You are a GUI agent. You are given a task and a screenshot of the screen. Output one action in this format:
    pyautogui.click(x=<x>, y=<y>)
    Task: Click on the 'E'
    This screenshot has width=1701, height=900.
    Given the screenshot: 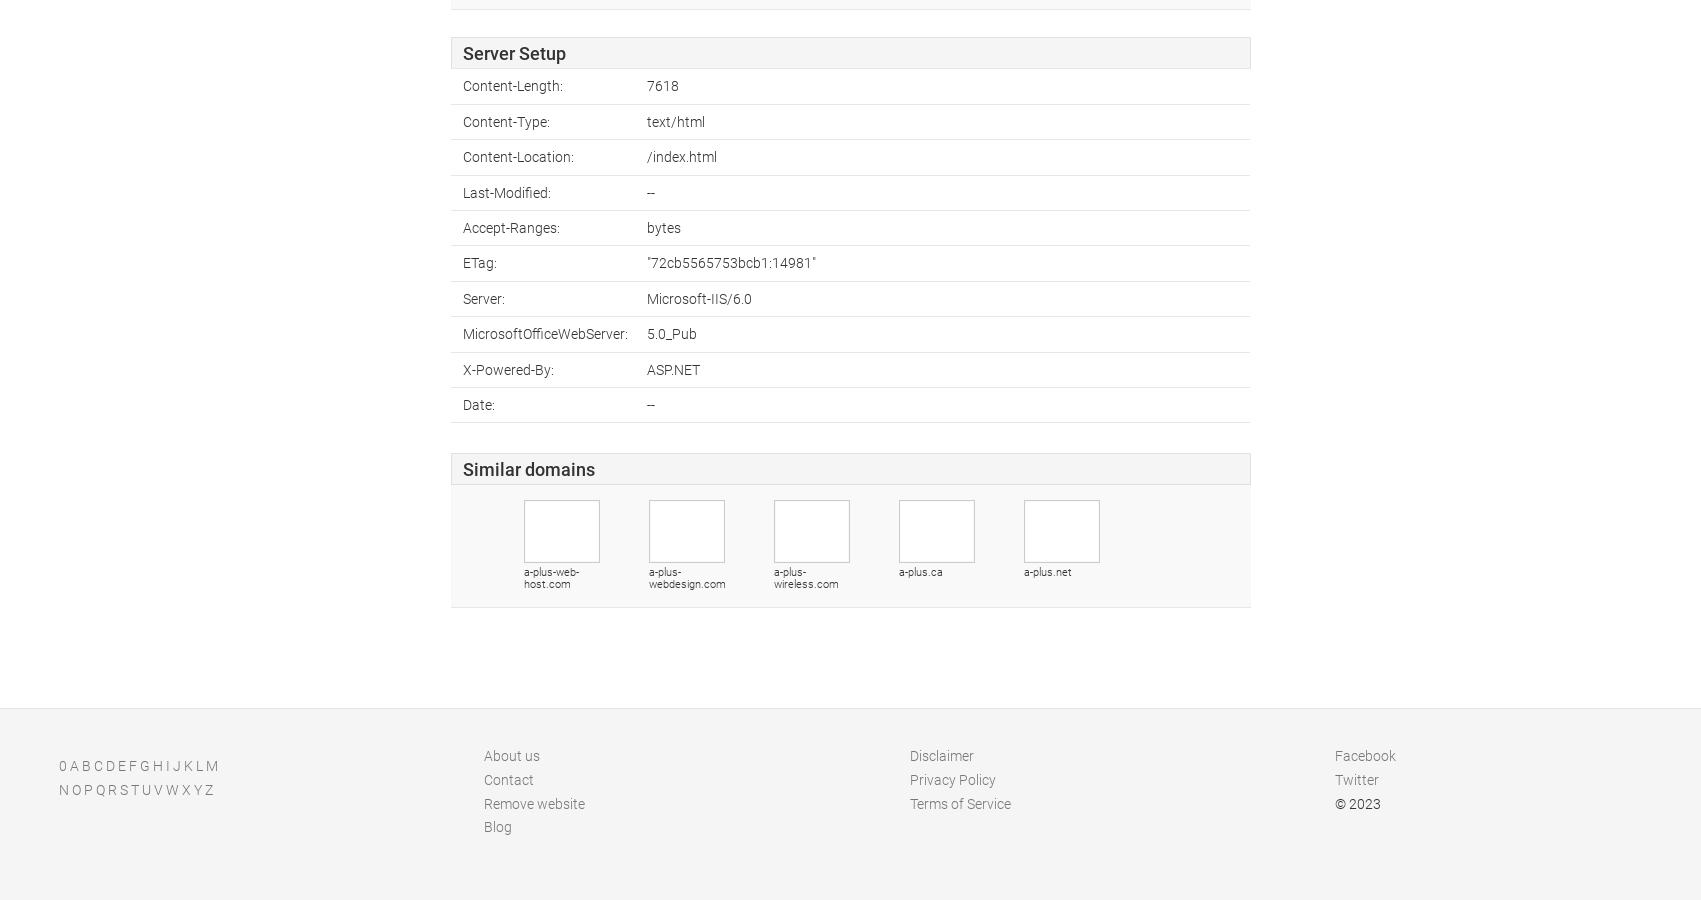 What is the action you would take?
    pyautogui.click(x=121, y=764)
    